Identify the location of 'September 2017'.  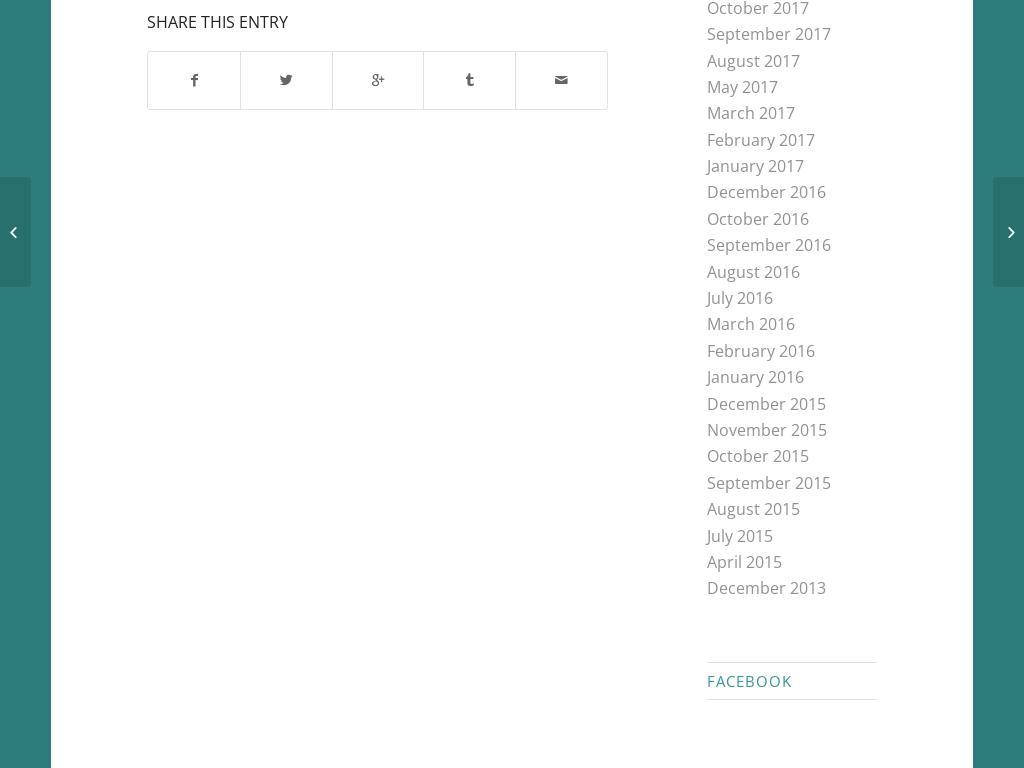
(706, 34).